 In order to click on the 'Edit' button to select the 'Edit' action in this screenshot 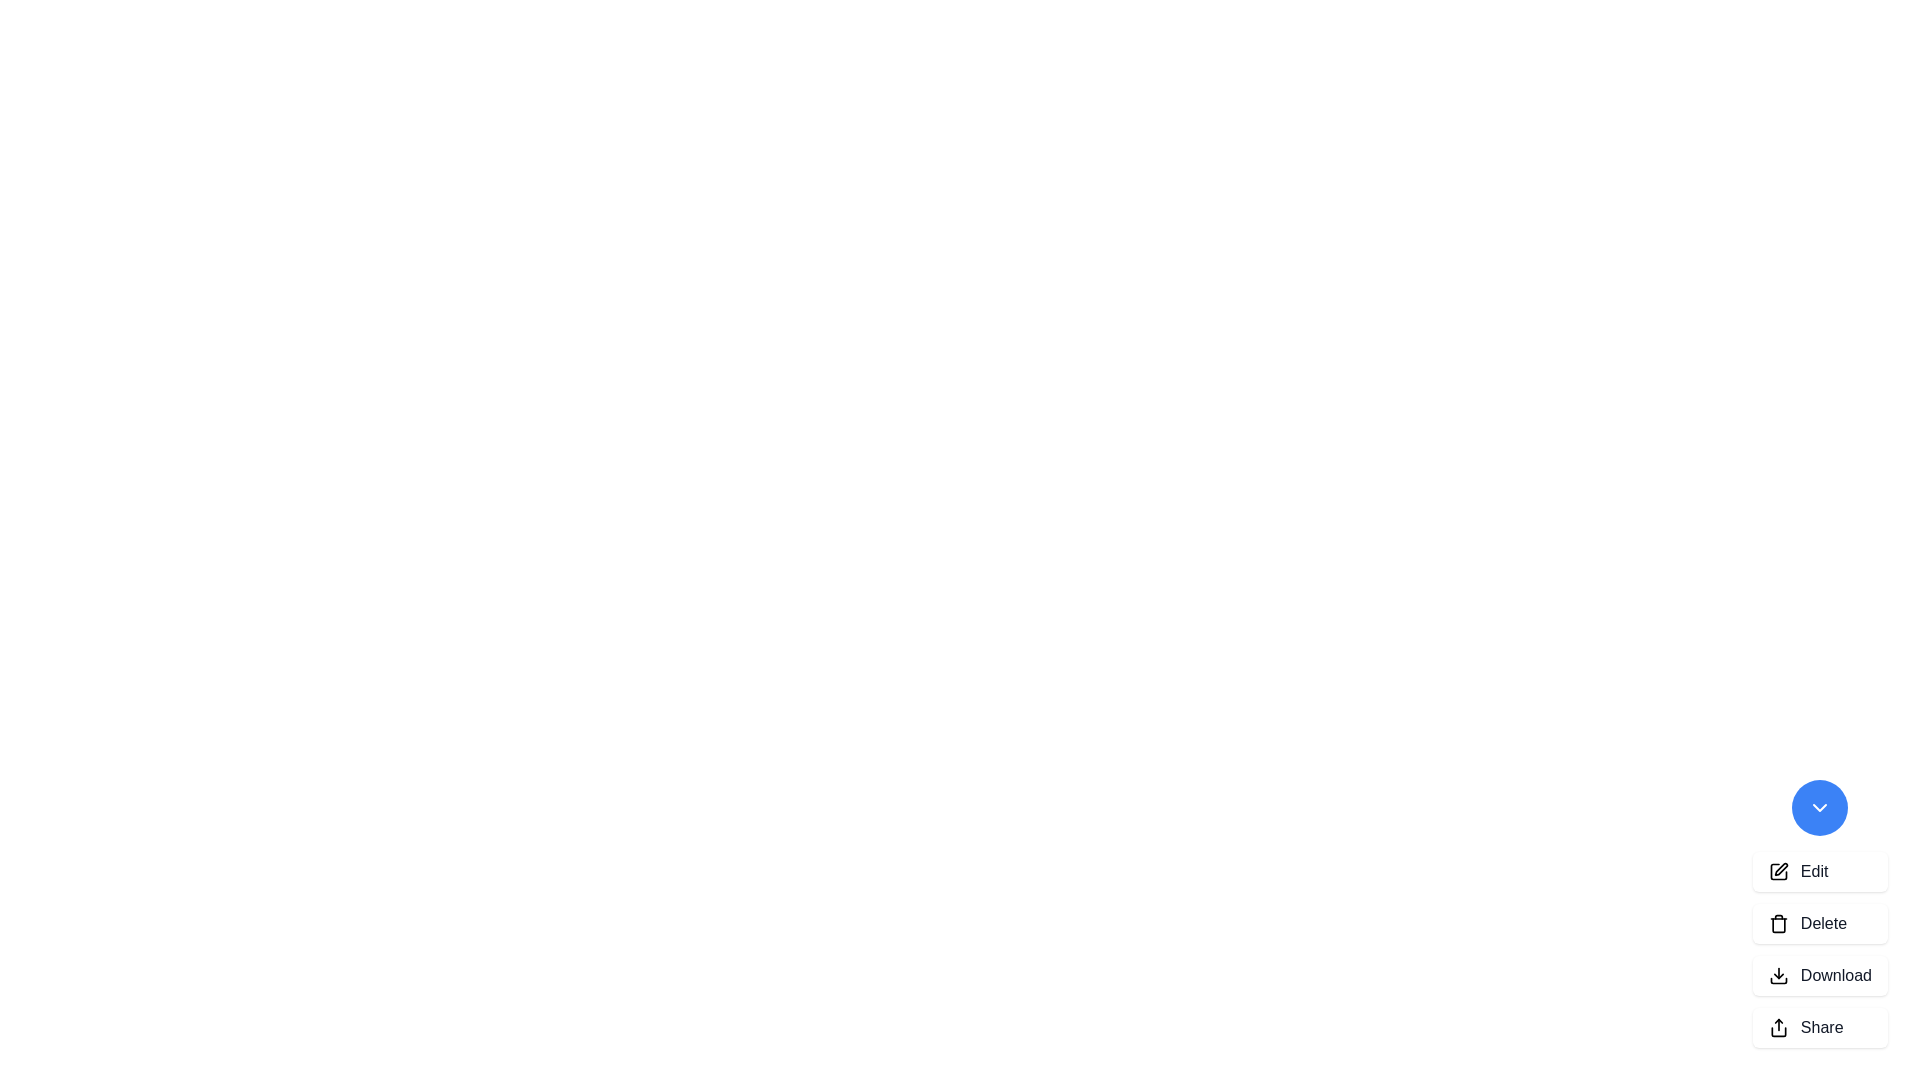, I will do `click(1820, 870)`.